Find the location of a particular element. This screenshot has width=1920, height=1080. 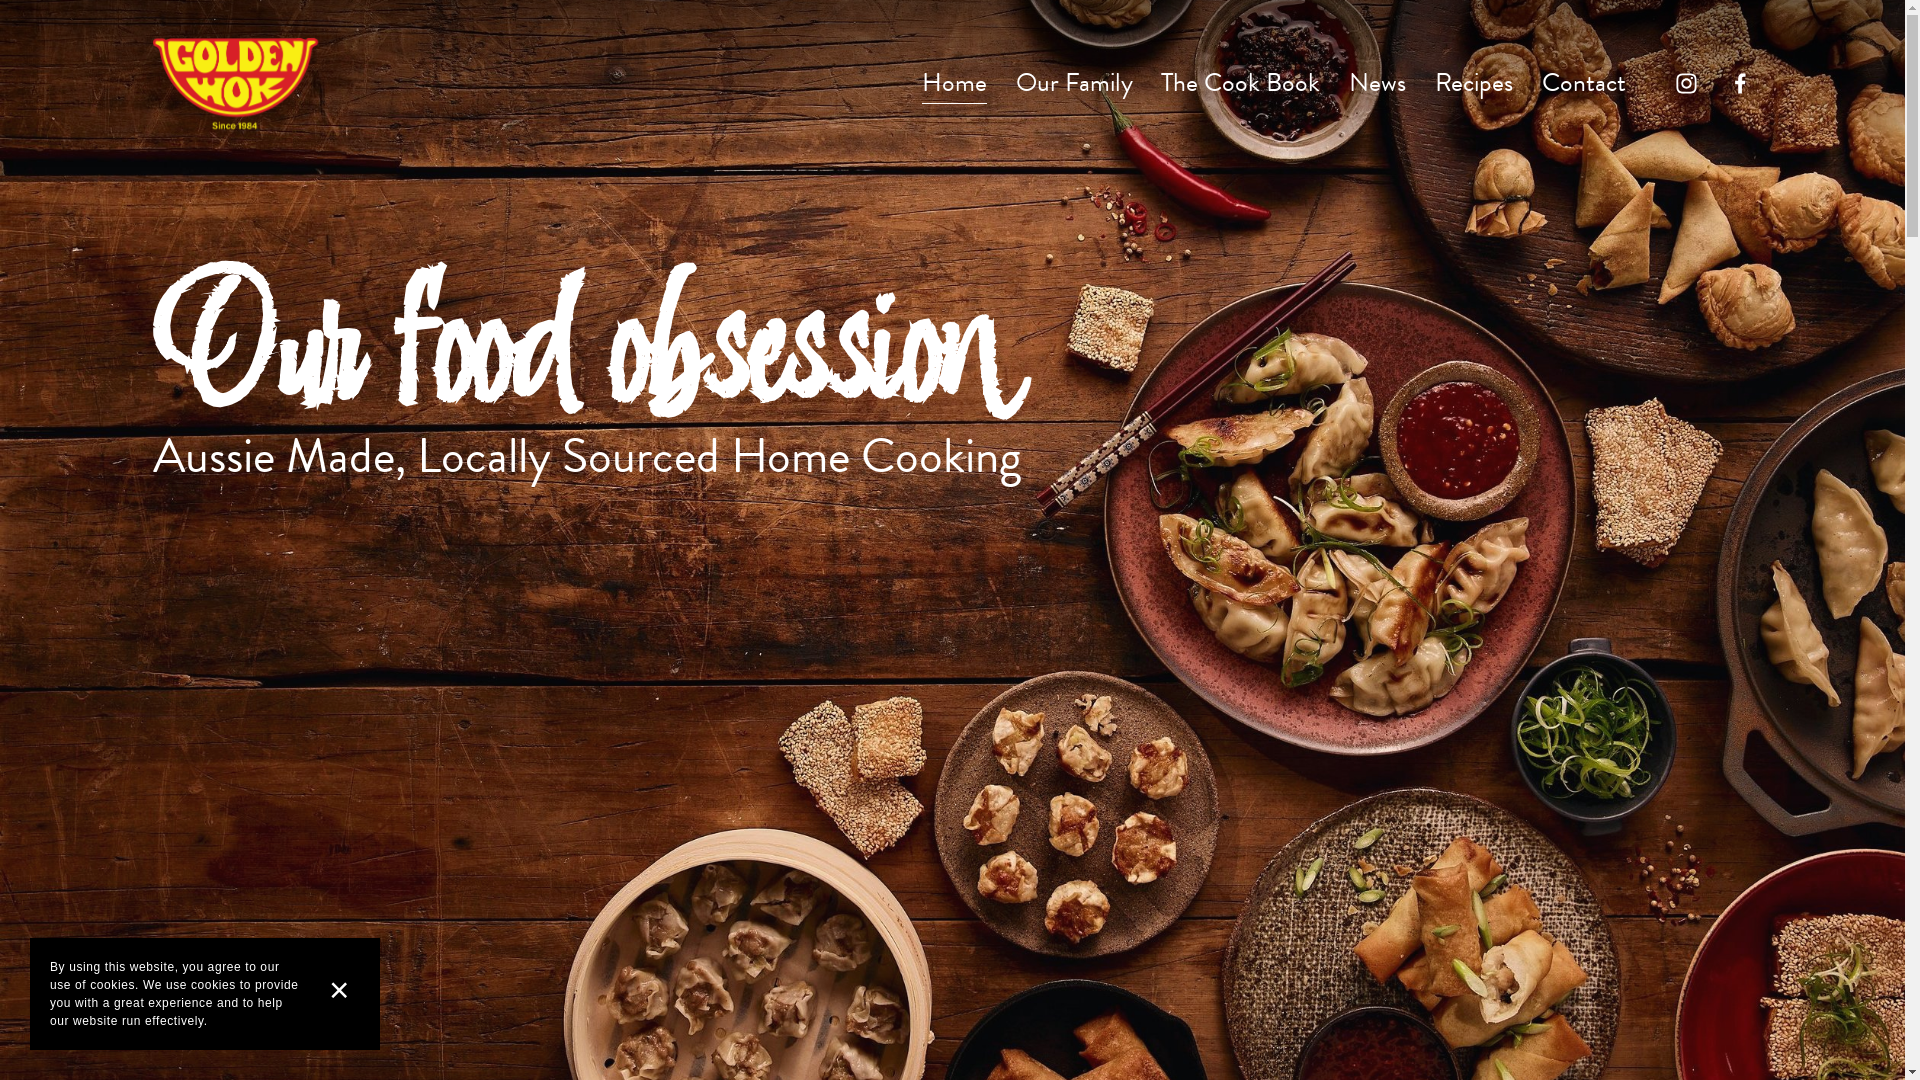

'Recipes' is located at coordinates (1473, 83).